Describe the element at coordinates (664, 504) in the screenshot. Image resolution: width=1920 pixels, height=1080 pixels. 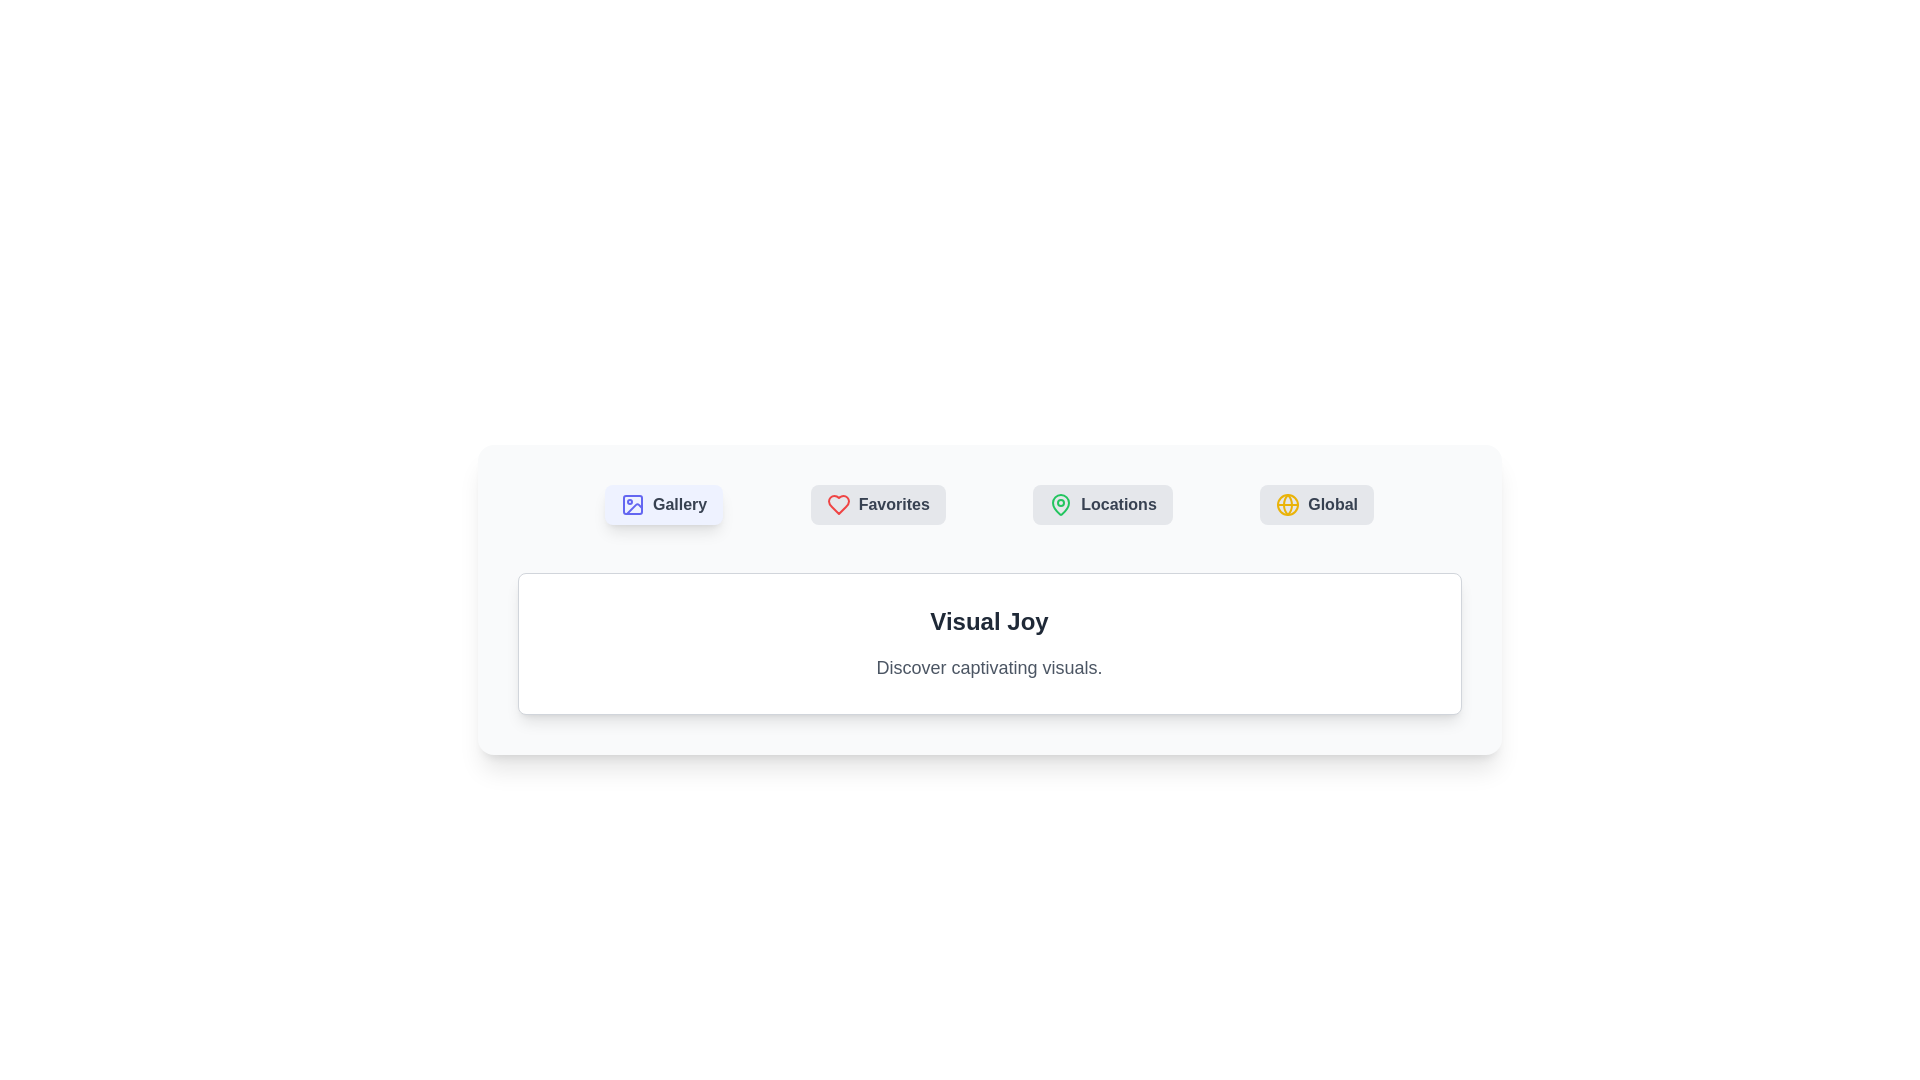
I see `the Gallery tab to switch content` at that location.